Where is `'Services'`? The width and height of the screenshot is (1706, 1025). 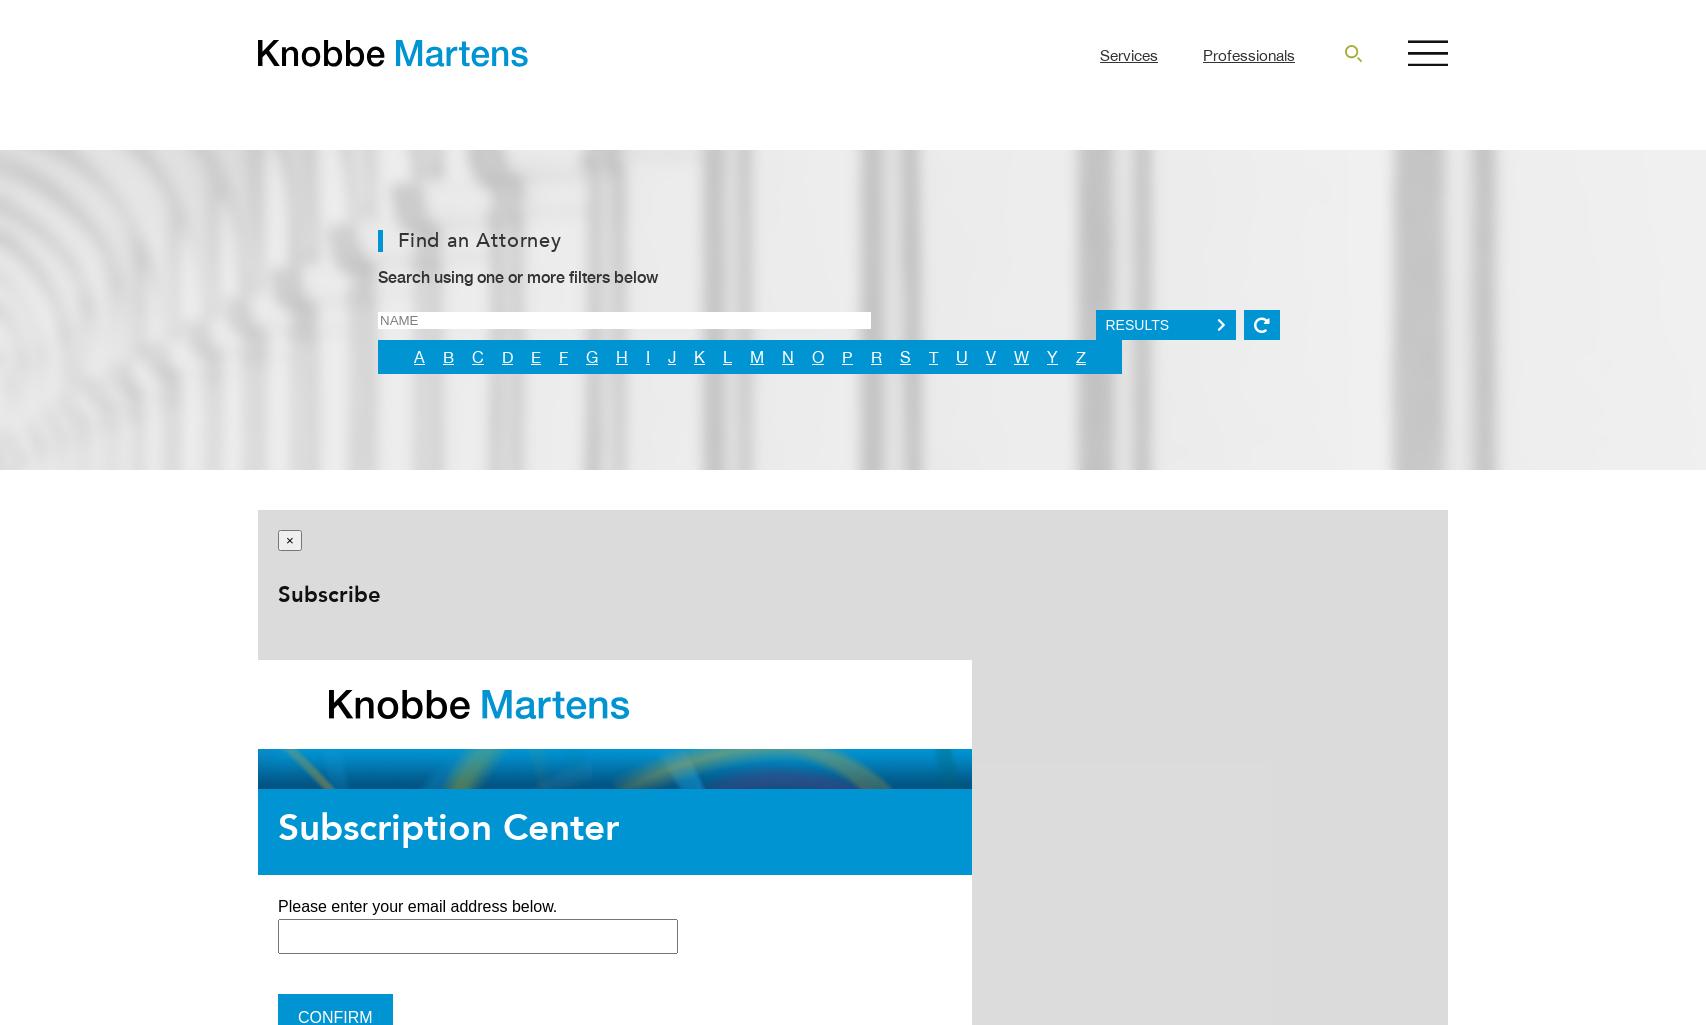 'Services' is located at coordinates (1129, 54).